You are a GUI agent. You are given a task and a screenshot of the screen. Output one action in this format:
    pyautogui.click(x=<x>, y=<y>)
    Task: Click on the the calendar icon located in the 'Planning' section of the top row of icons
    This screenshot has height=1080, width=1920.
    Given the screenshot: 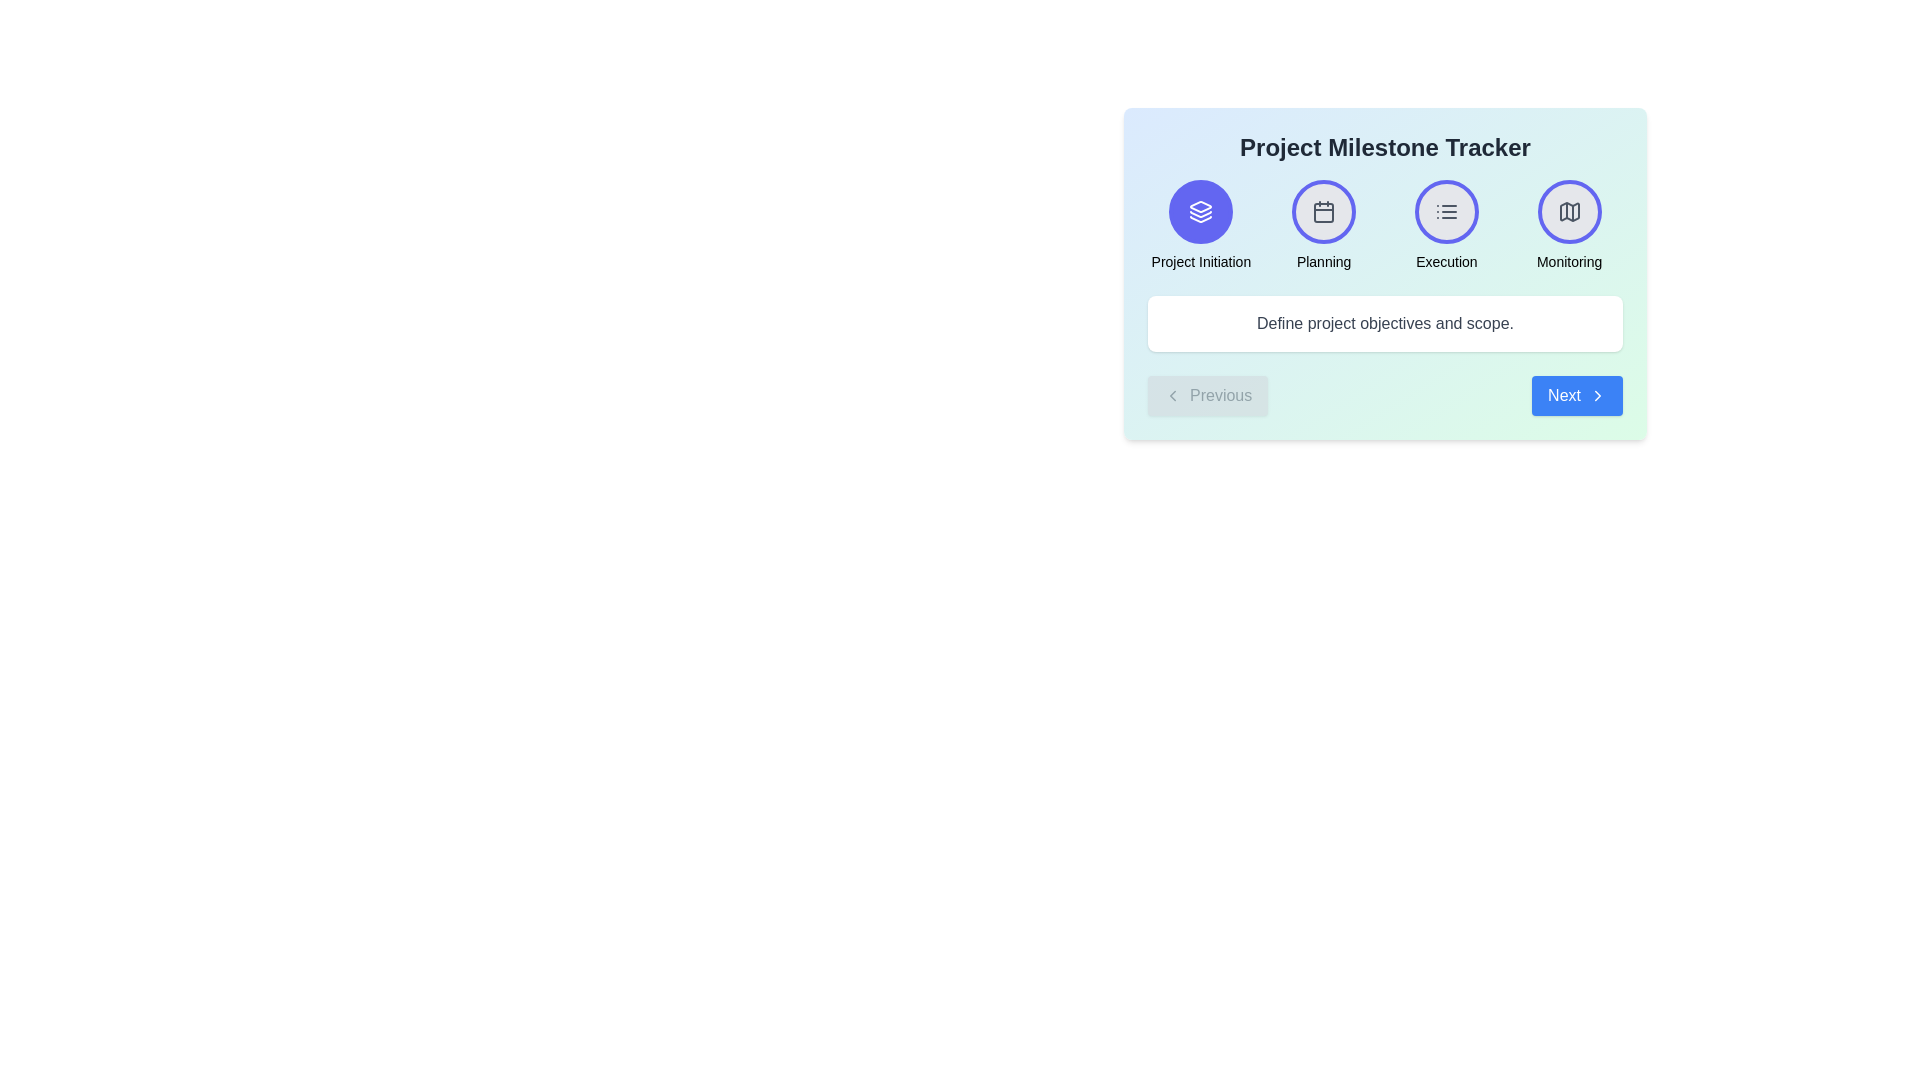 What is the action you would take?
    pyautogui.click(x=1324, y=212)
    